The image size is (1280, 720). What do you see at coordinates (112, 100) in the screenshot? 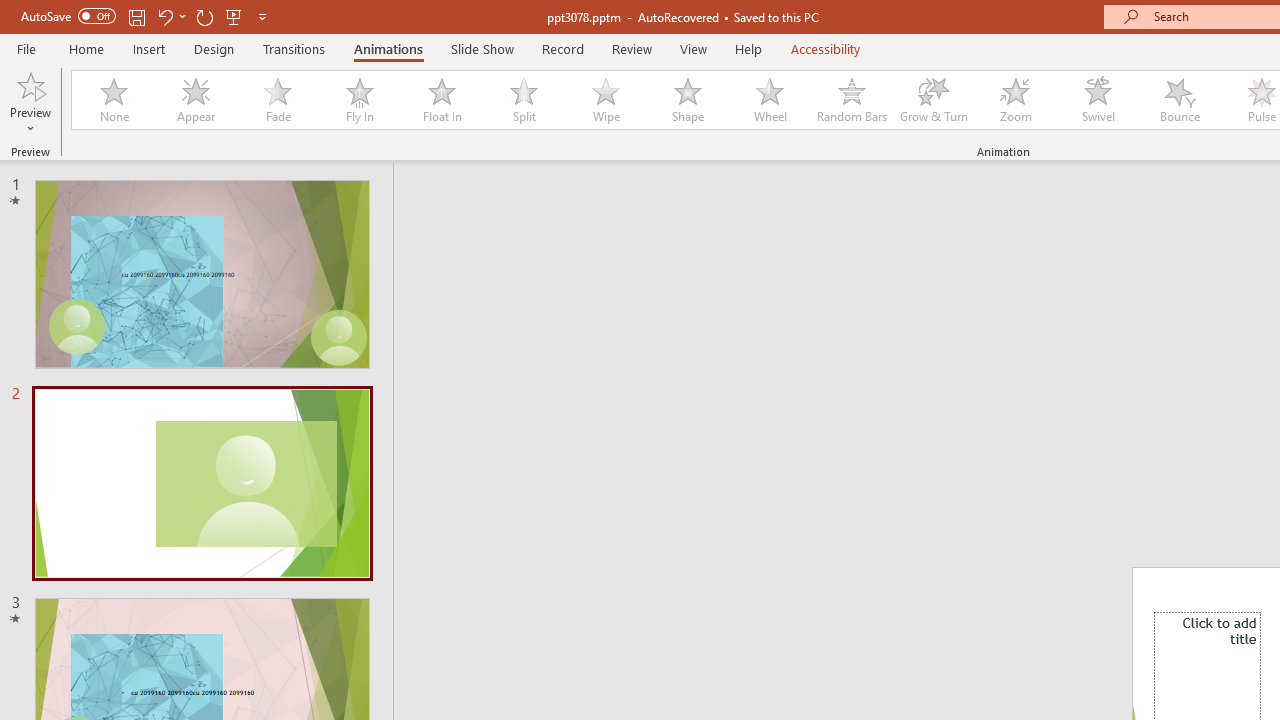
I see `'None'` at bounding box center [112, 100].